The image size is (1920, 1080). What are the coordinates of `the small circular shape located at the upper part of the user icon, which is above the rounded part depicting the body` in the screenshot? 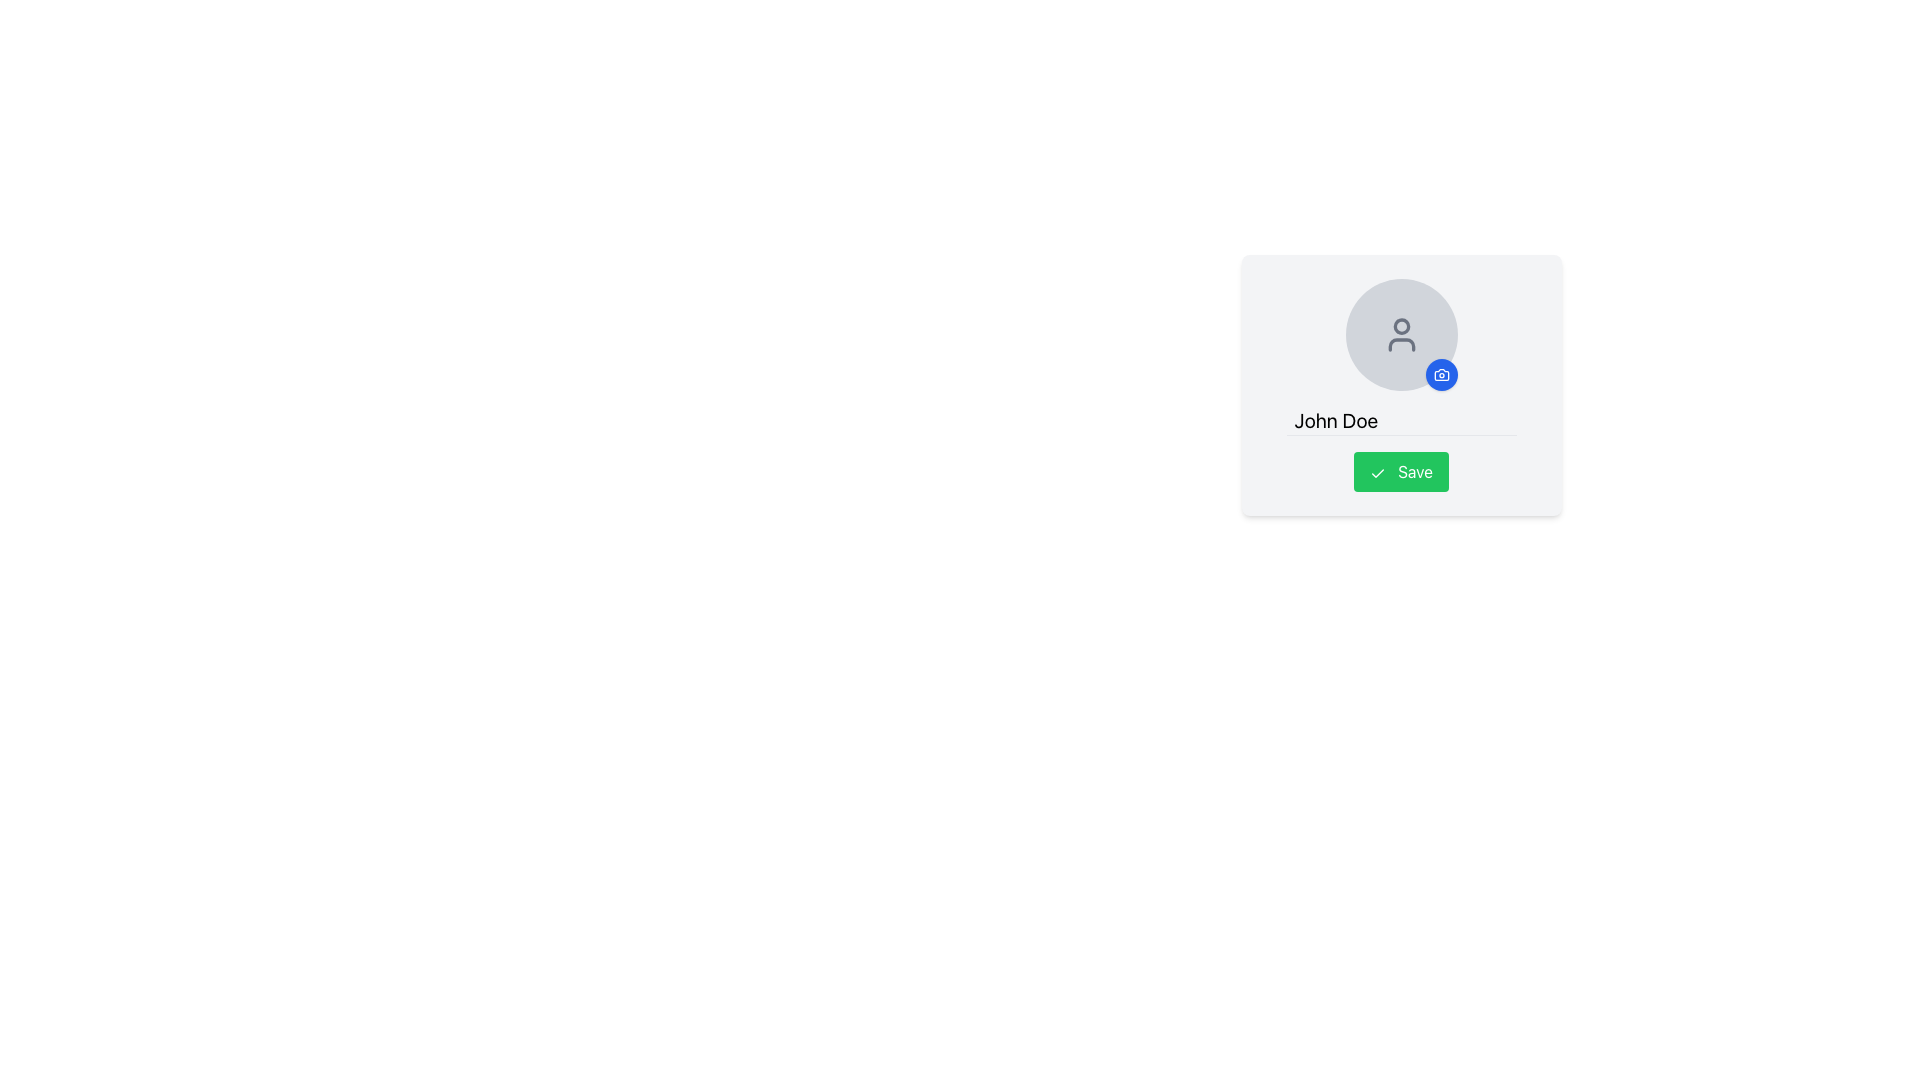 It's located at (1400, 325).